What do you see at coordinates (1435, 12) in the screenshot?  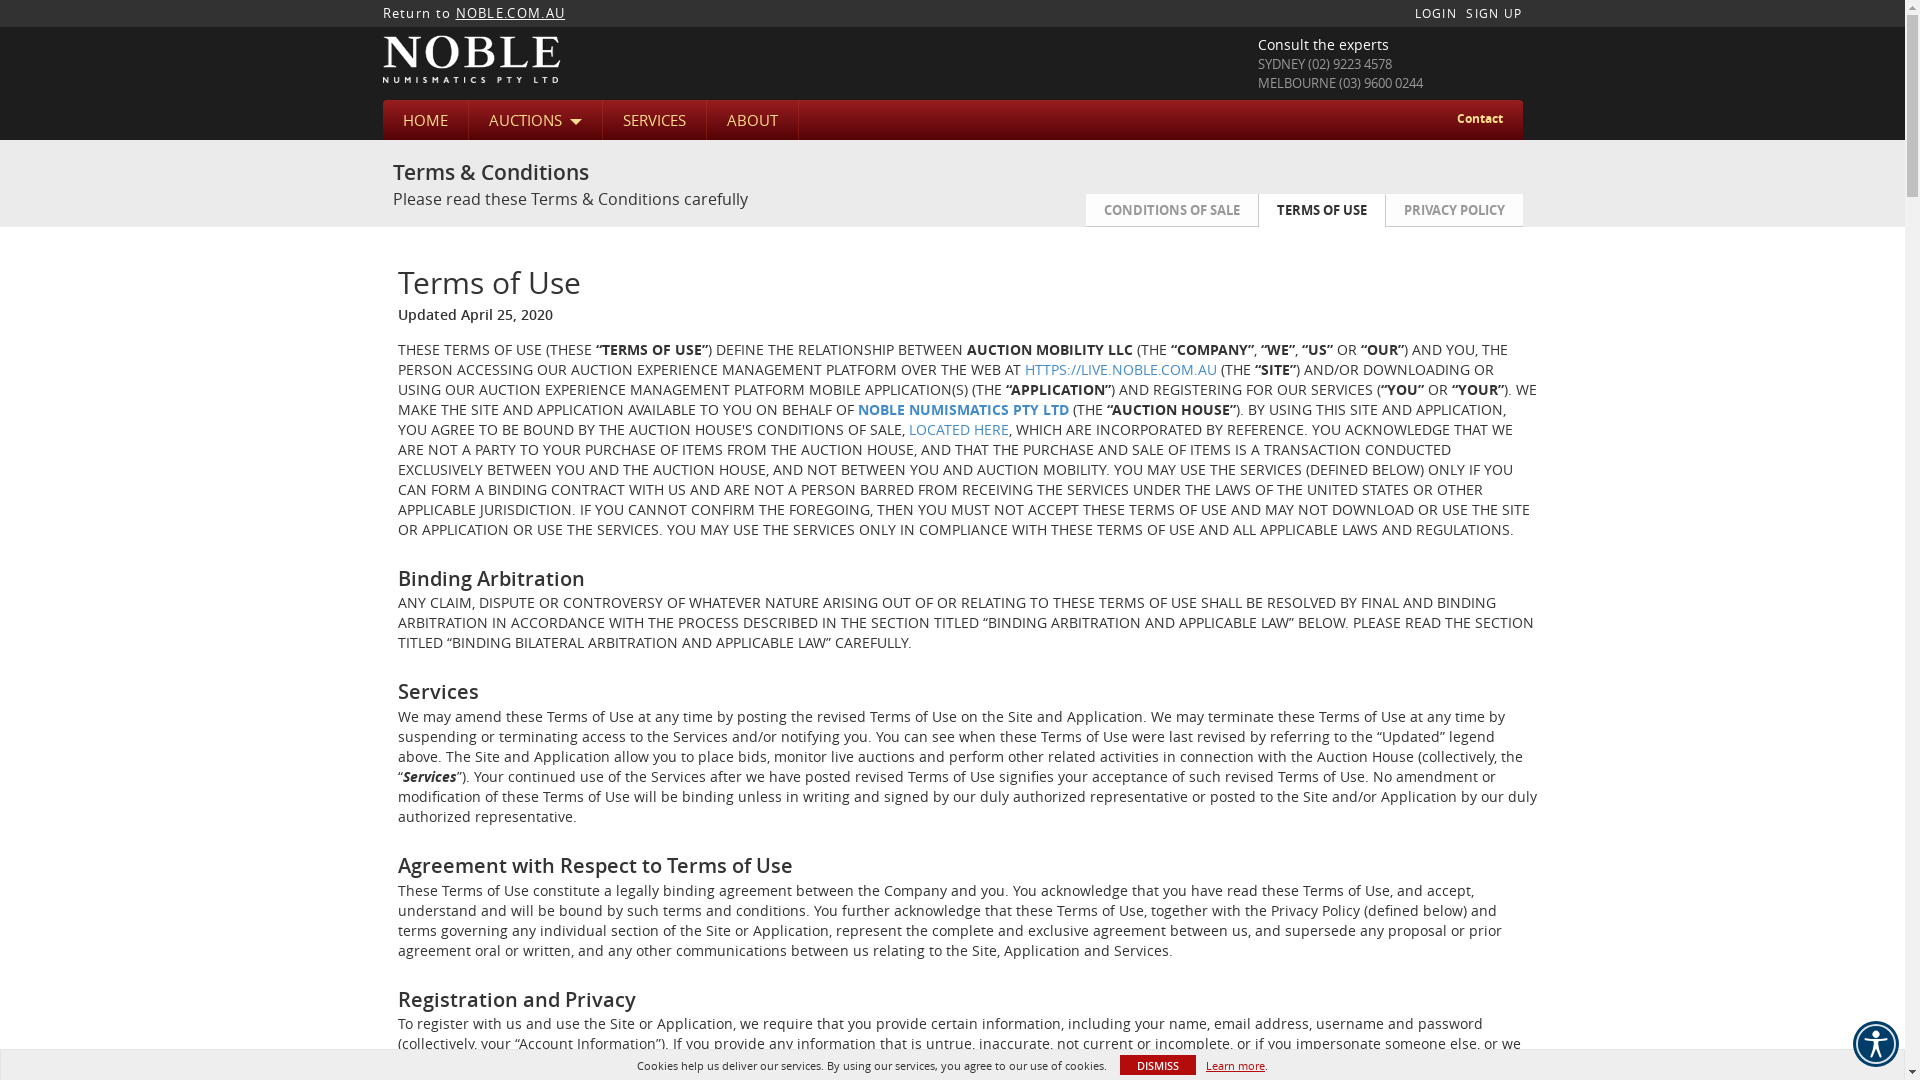 I see `'LOGIN'` at bounding box center [1435, 12].